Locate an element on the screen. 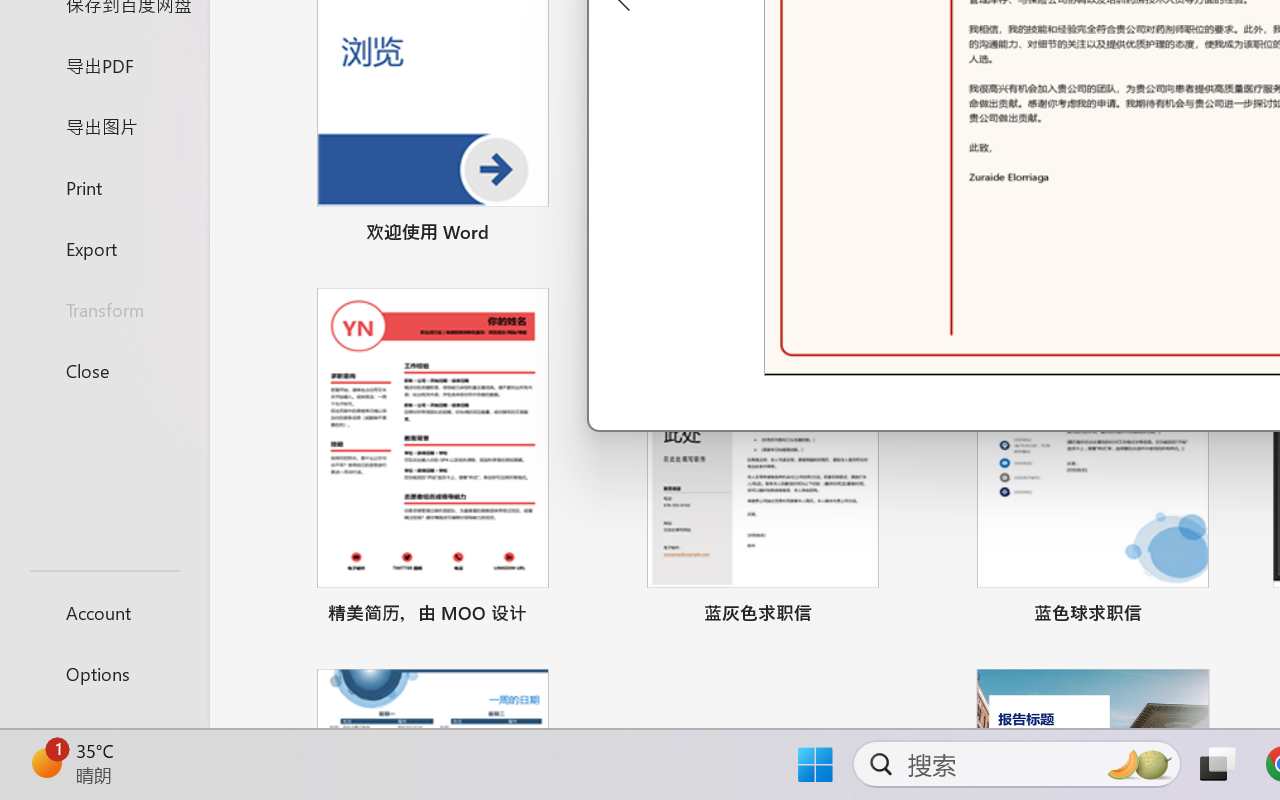 The height and width of the screenshot is (800, 1280). 'Transform' is located at coordinates (103, 308).